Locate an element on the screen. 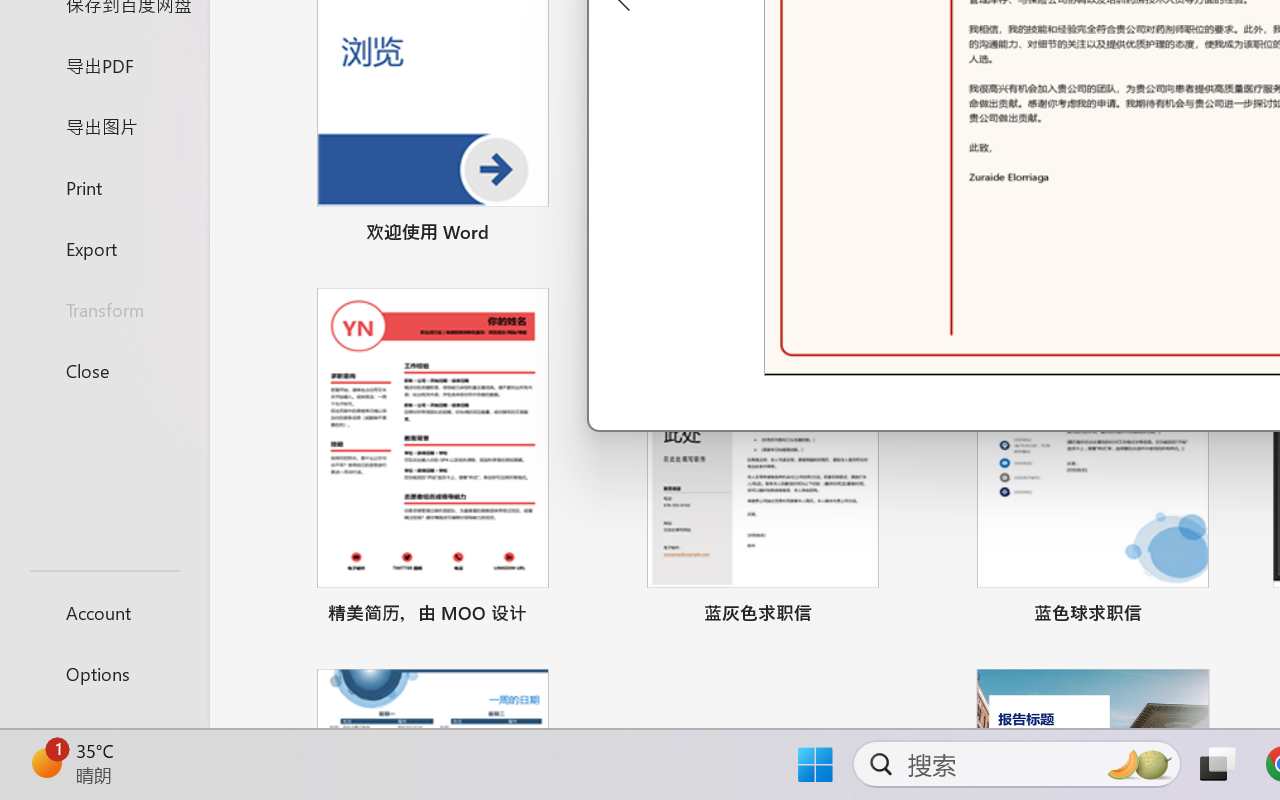 The height and width of the screenshot is (800, 1280). 'Transform' is located at coordinates (103, 308).